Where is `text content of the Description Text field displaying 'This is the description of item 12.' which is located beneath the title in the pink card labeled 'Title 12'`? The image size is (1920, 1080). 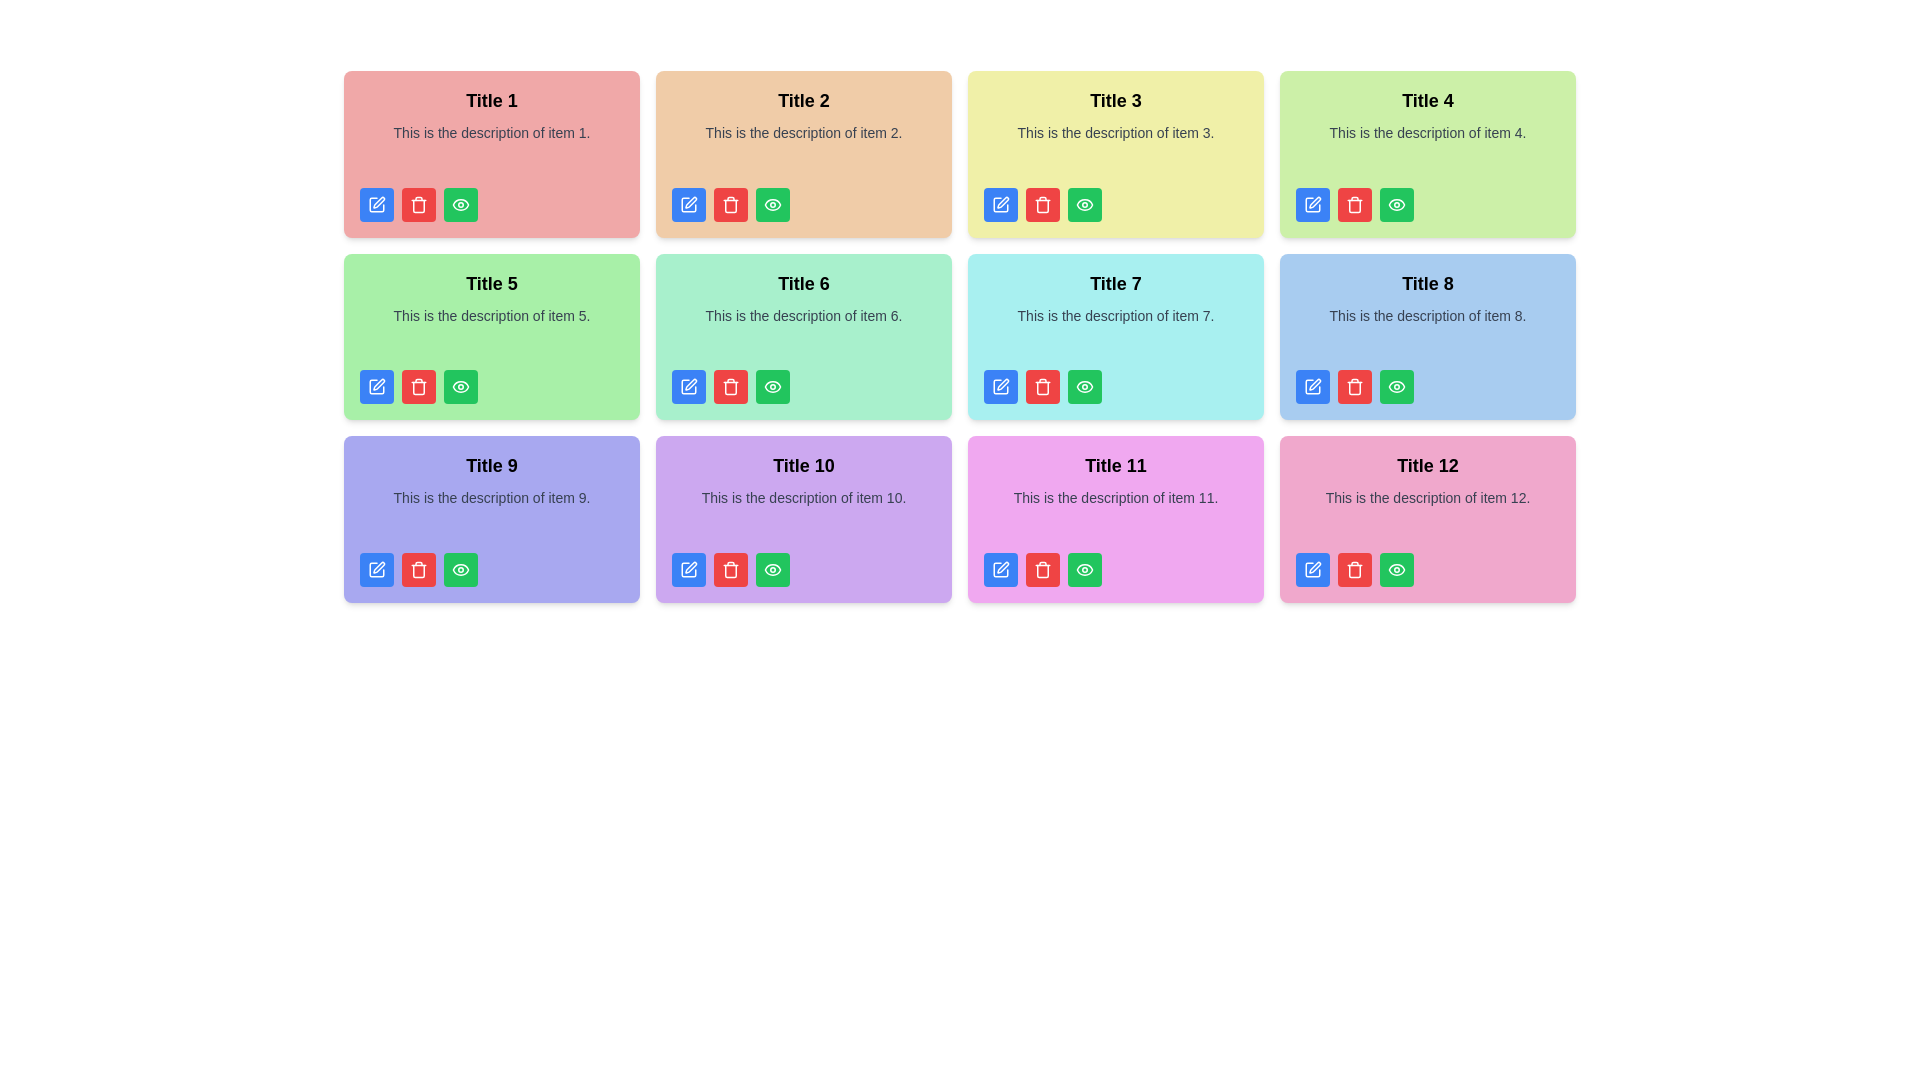 text content of the Description Text field displaying 'This is the description of item 12.' which is located beneath the title in the pink card labeled 'Title 12' is located at coordinates (1427, 512).